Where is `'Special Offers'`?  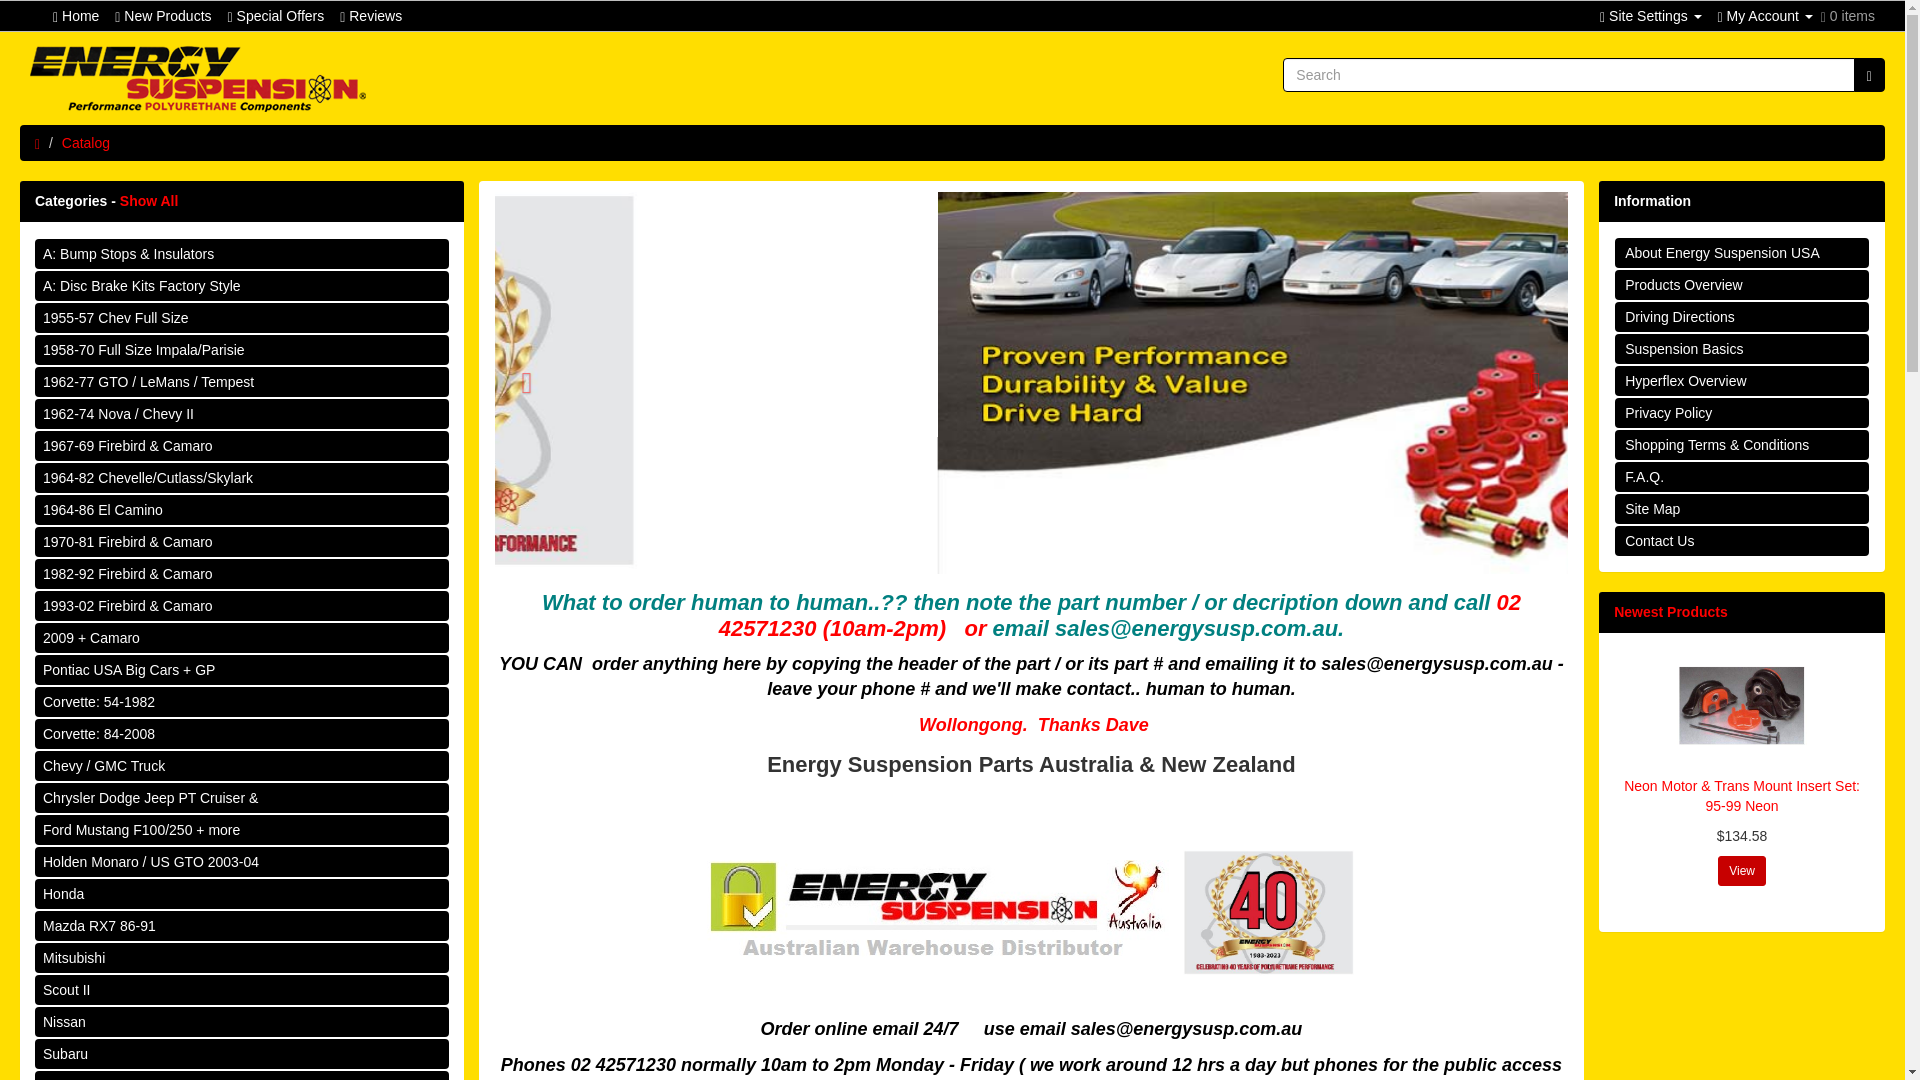
'Special Offers' is located at coordinates (220, 15).